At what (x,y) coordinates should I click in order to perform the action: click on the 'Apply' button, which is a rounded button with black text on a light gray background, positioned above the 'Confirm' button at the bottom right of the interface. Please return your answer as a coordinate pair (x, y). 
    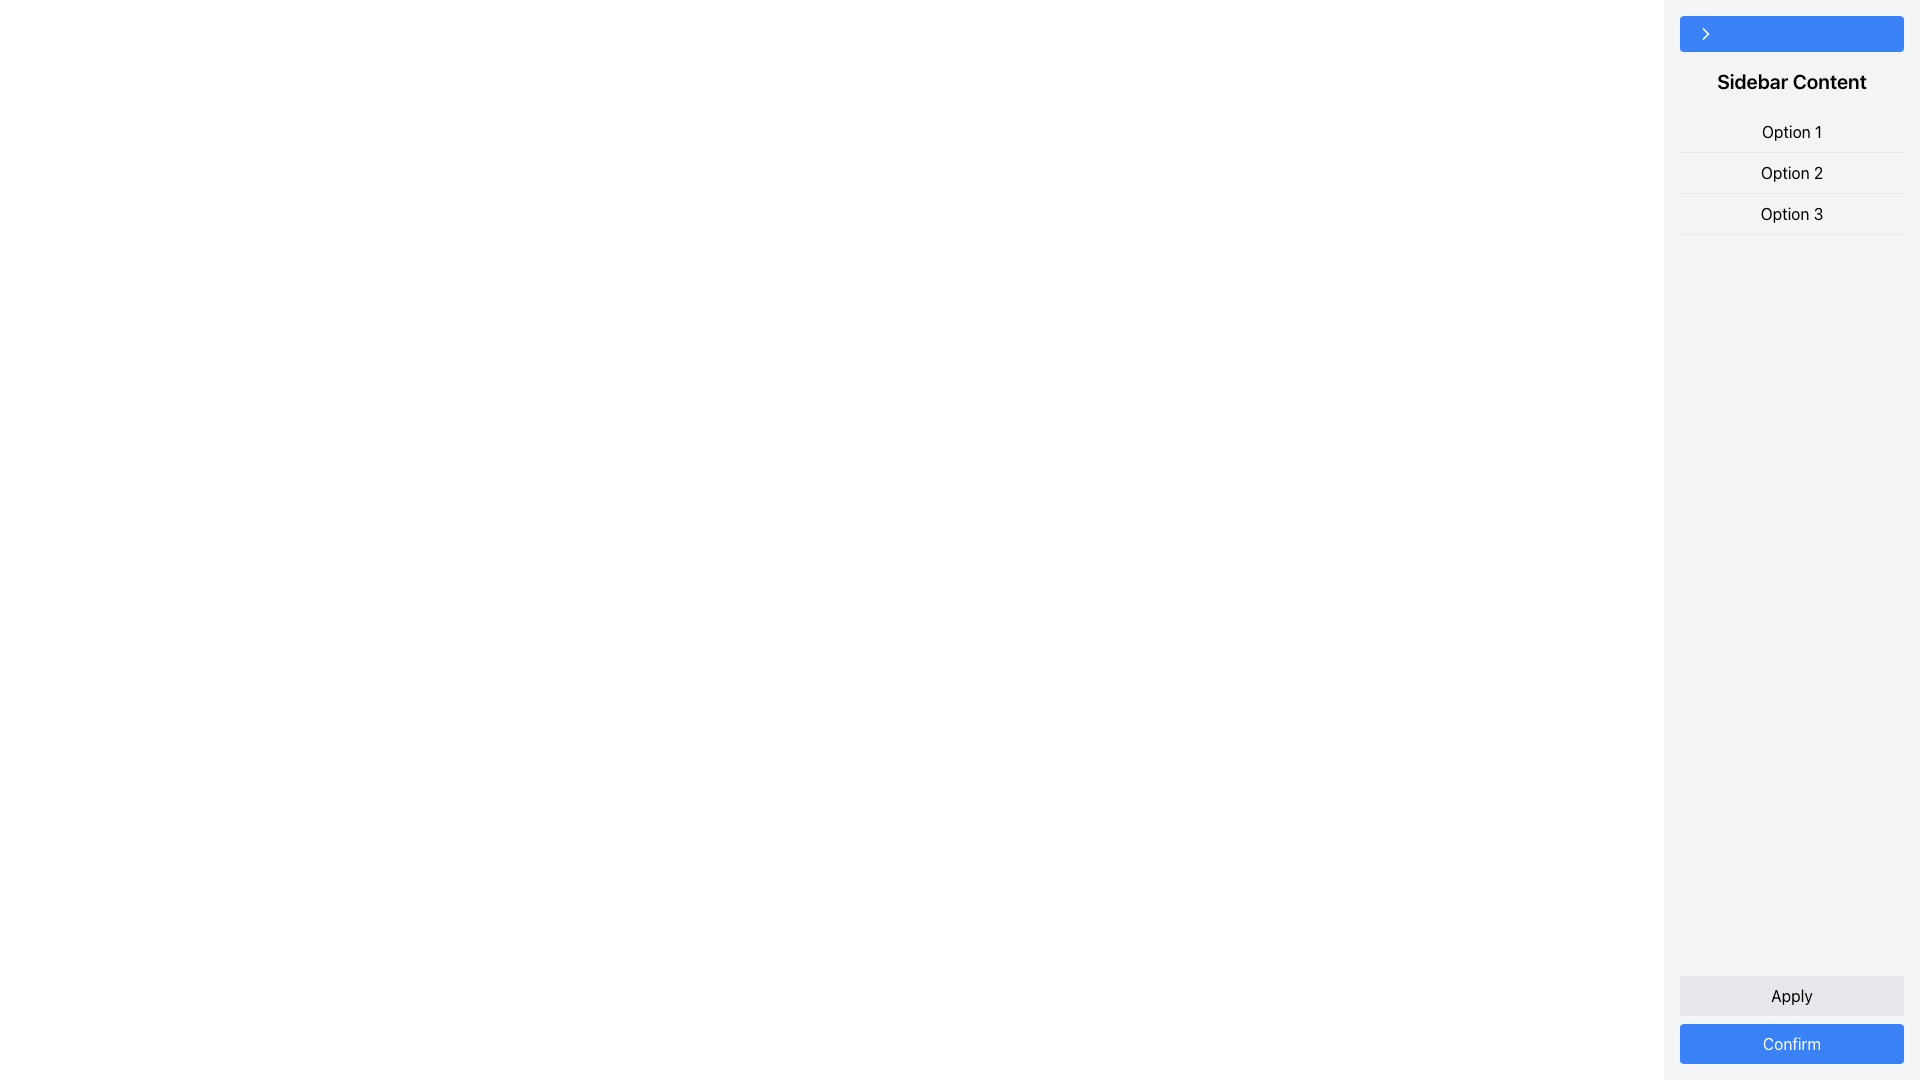
    Looking at the image, I should click on (1791, 995).